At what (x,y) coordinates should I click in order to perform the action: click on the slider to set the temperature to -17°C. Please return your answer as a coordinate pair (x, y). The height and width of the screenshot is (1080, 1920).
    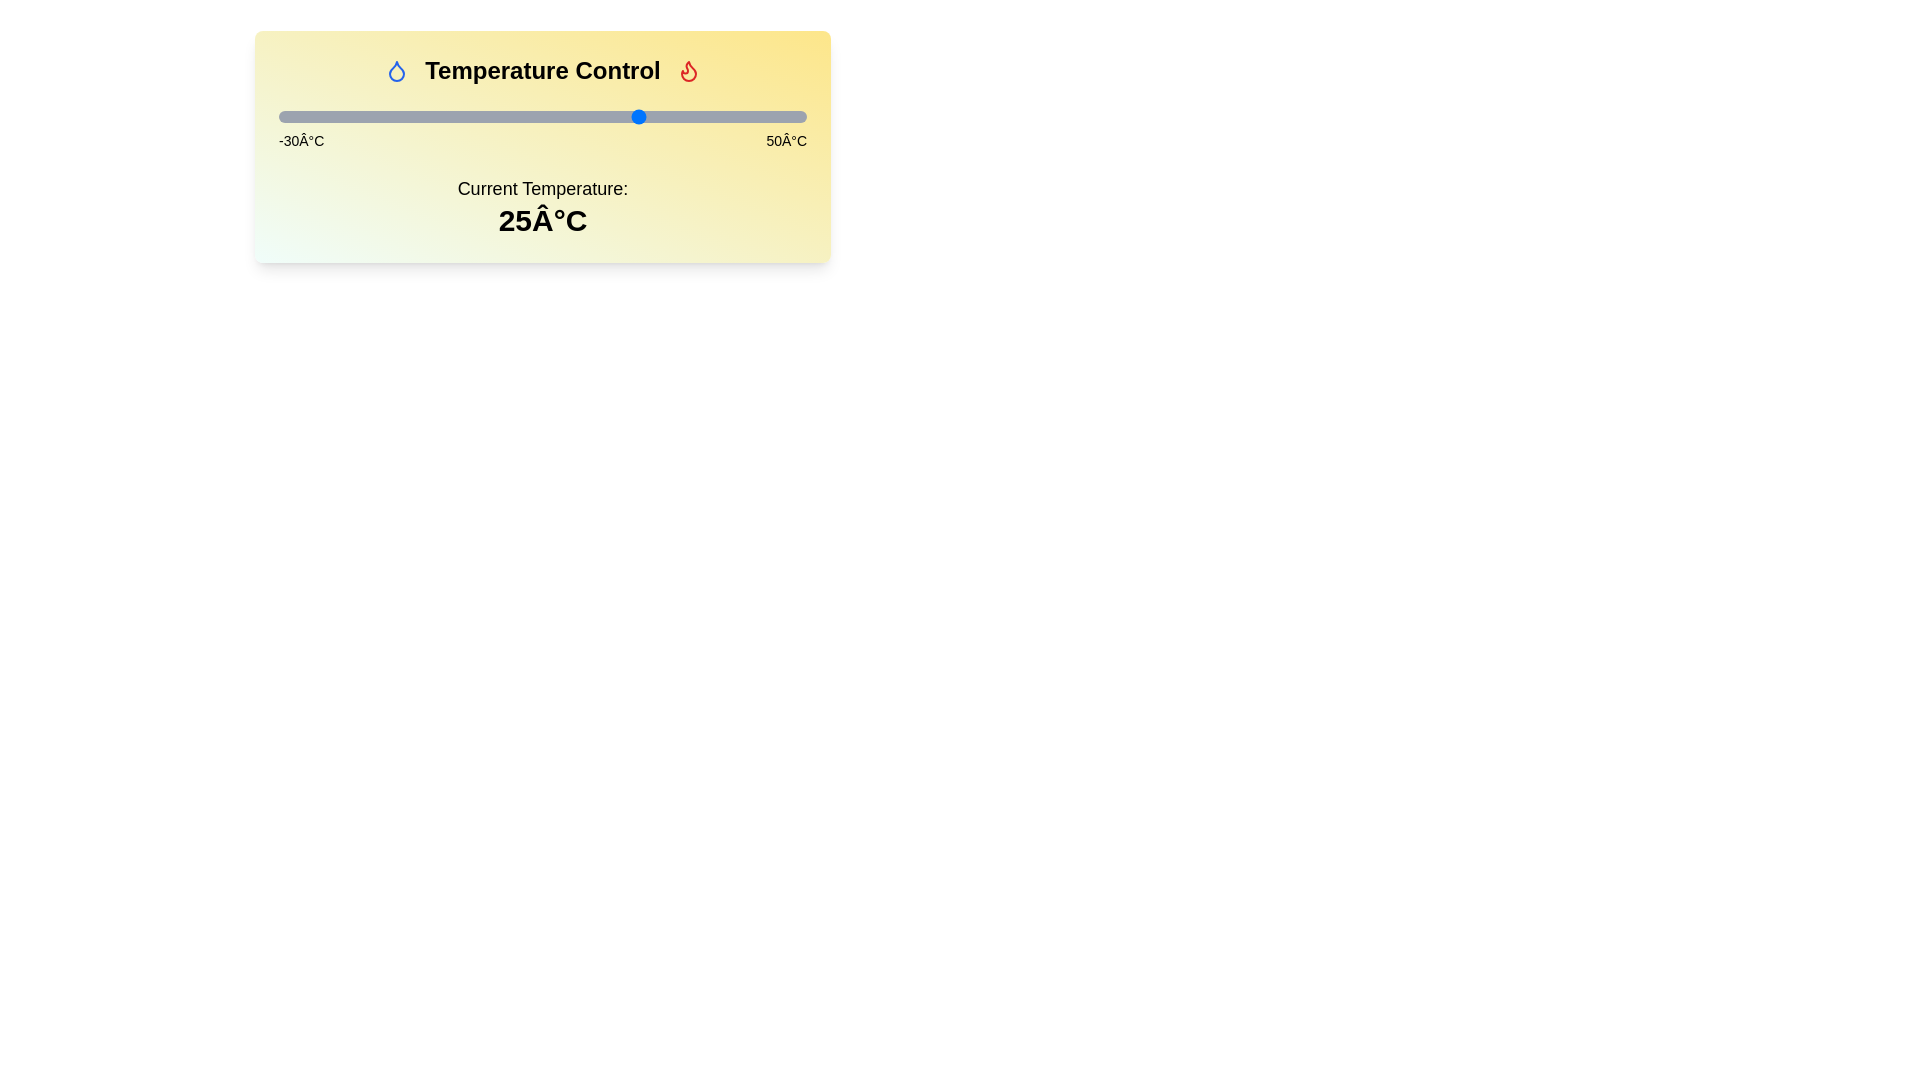
    Looking at the image, I should click on (364, 116).